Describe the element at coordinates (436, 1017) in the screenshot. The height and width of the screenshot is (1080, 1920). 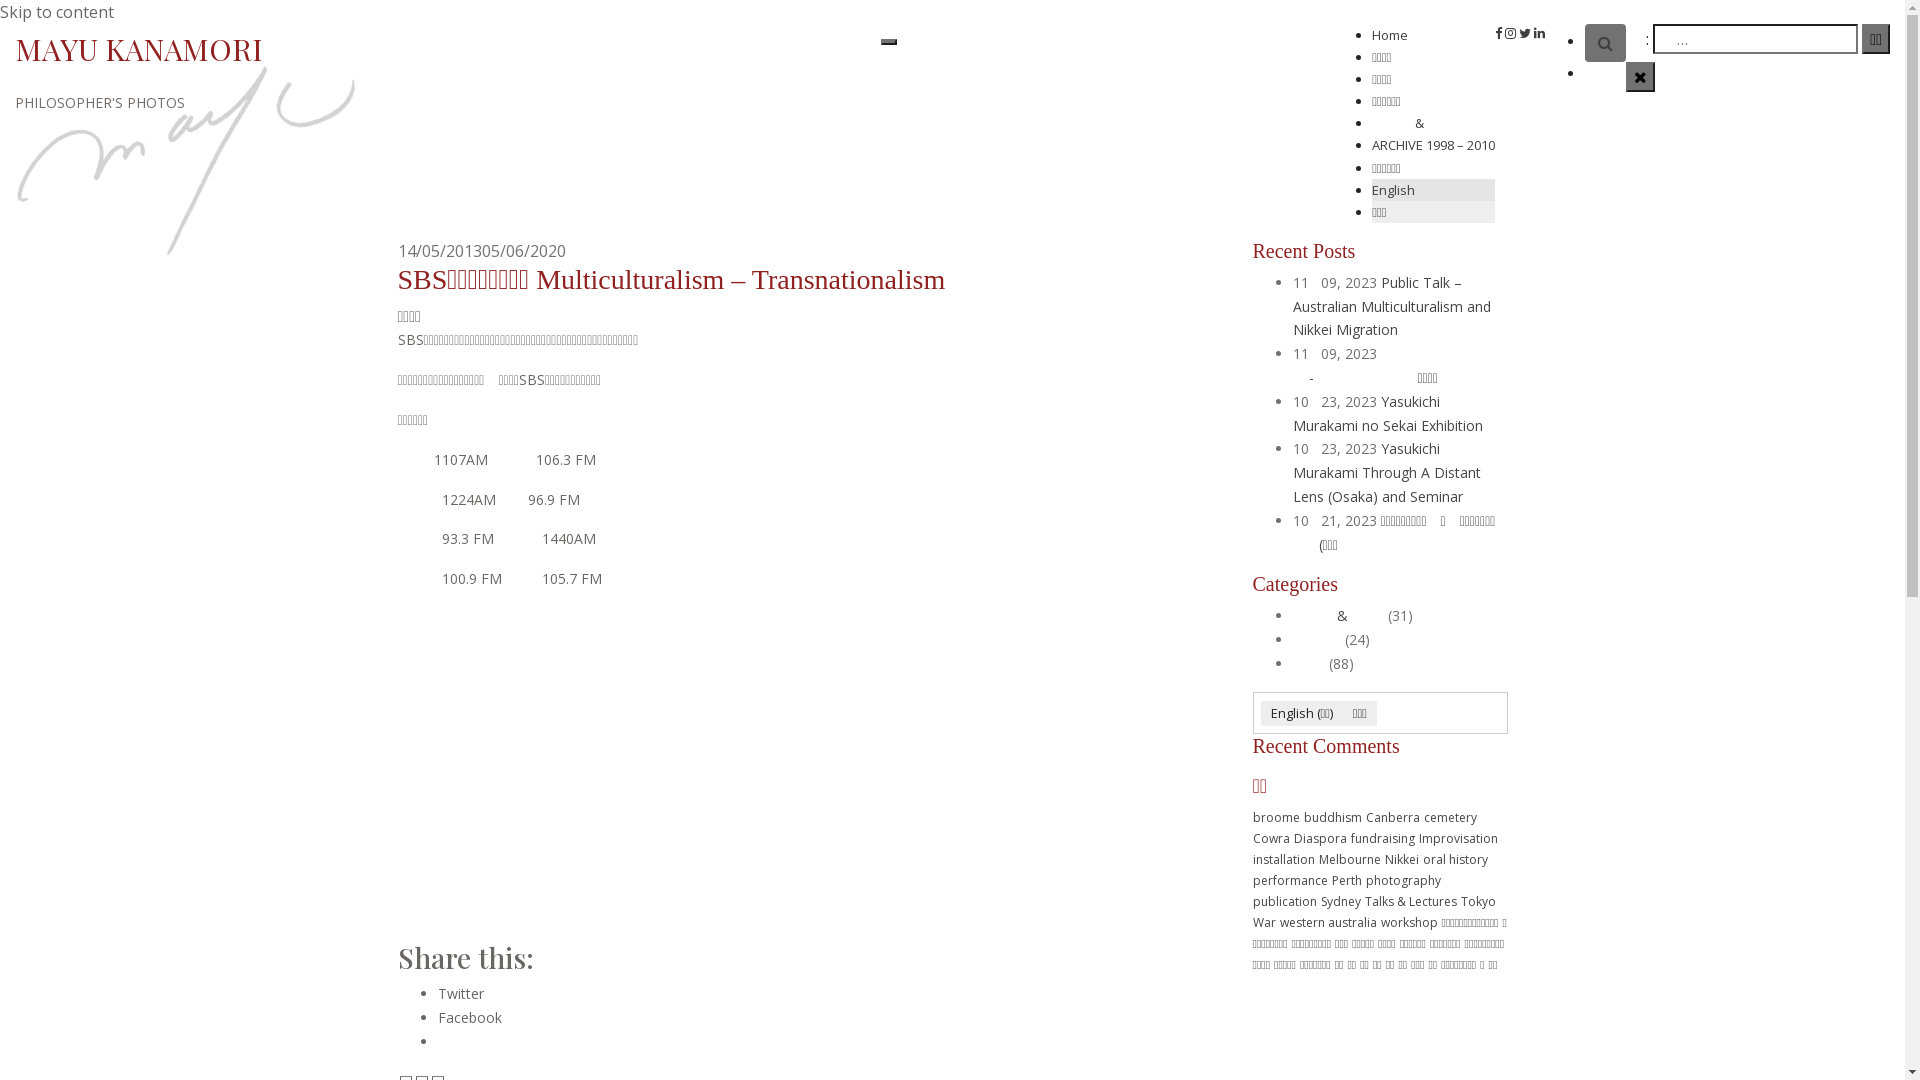
I see `'Facebook'` at that location.